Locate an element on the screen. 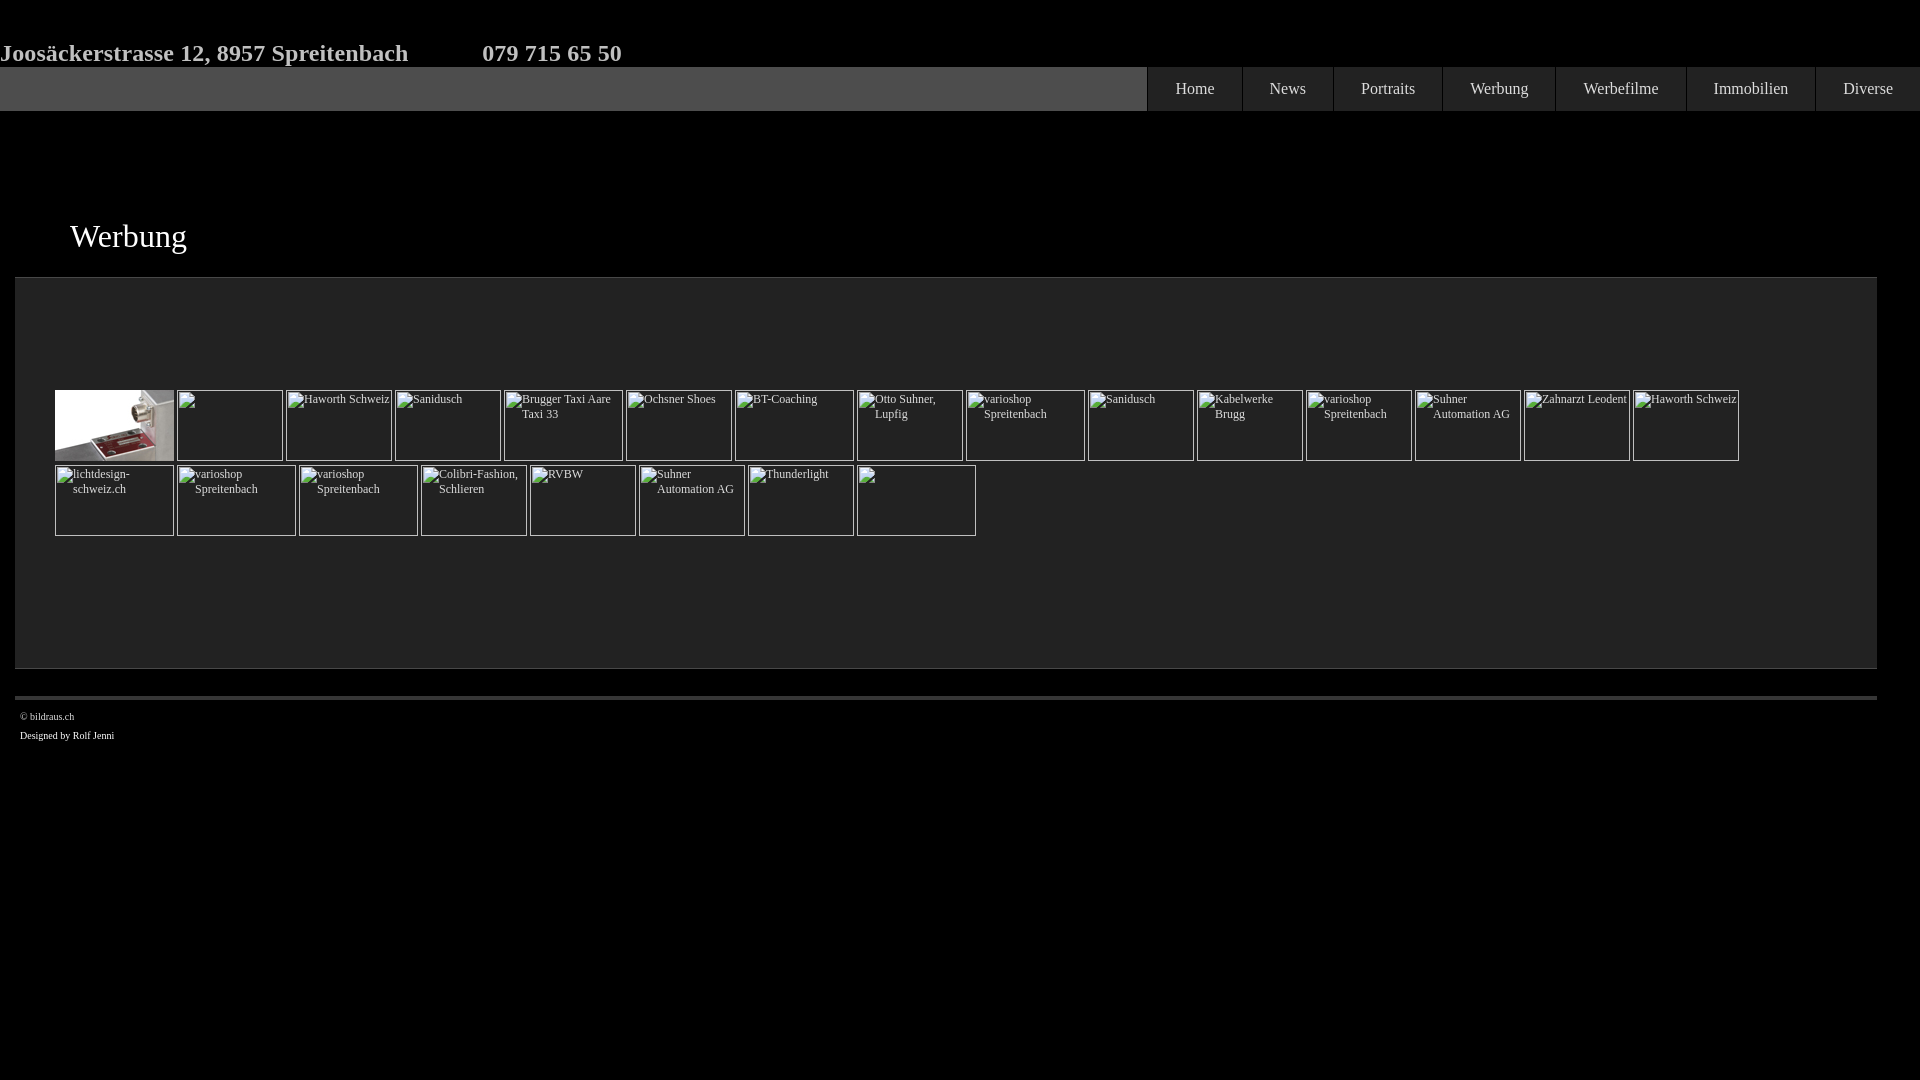 Image resolution: width=1920 pixels, height=1080 pixels. 'Home' is located at coordinates (1194, 87).